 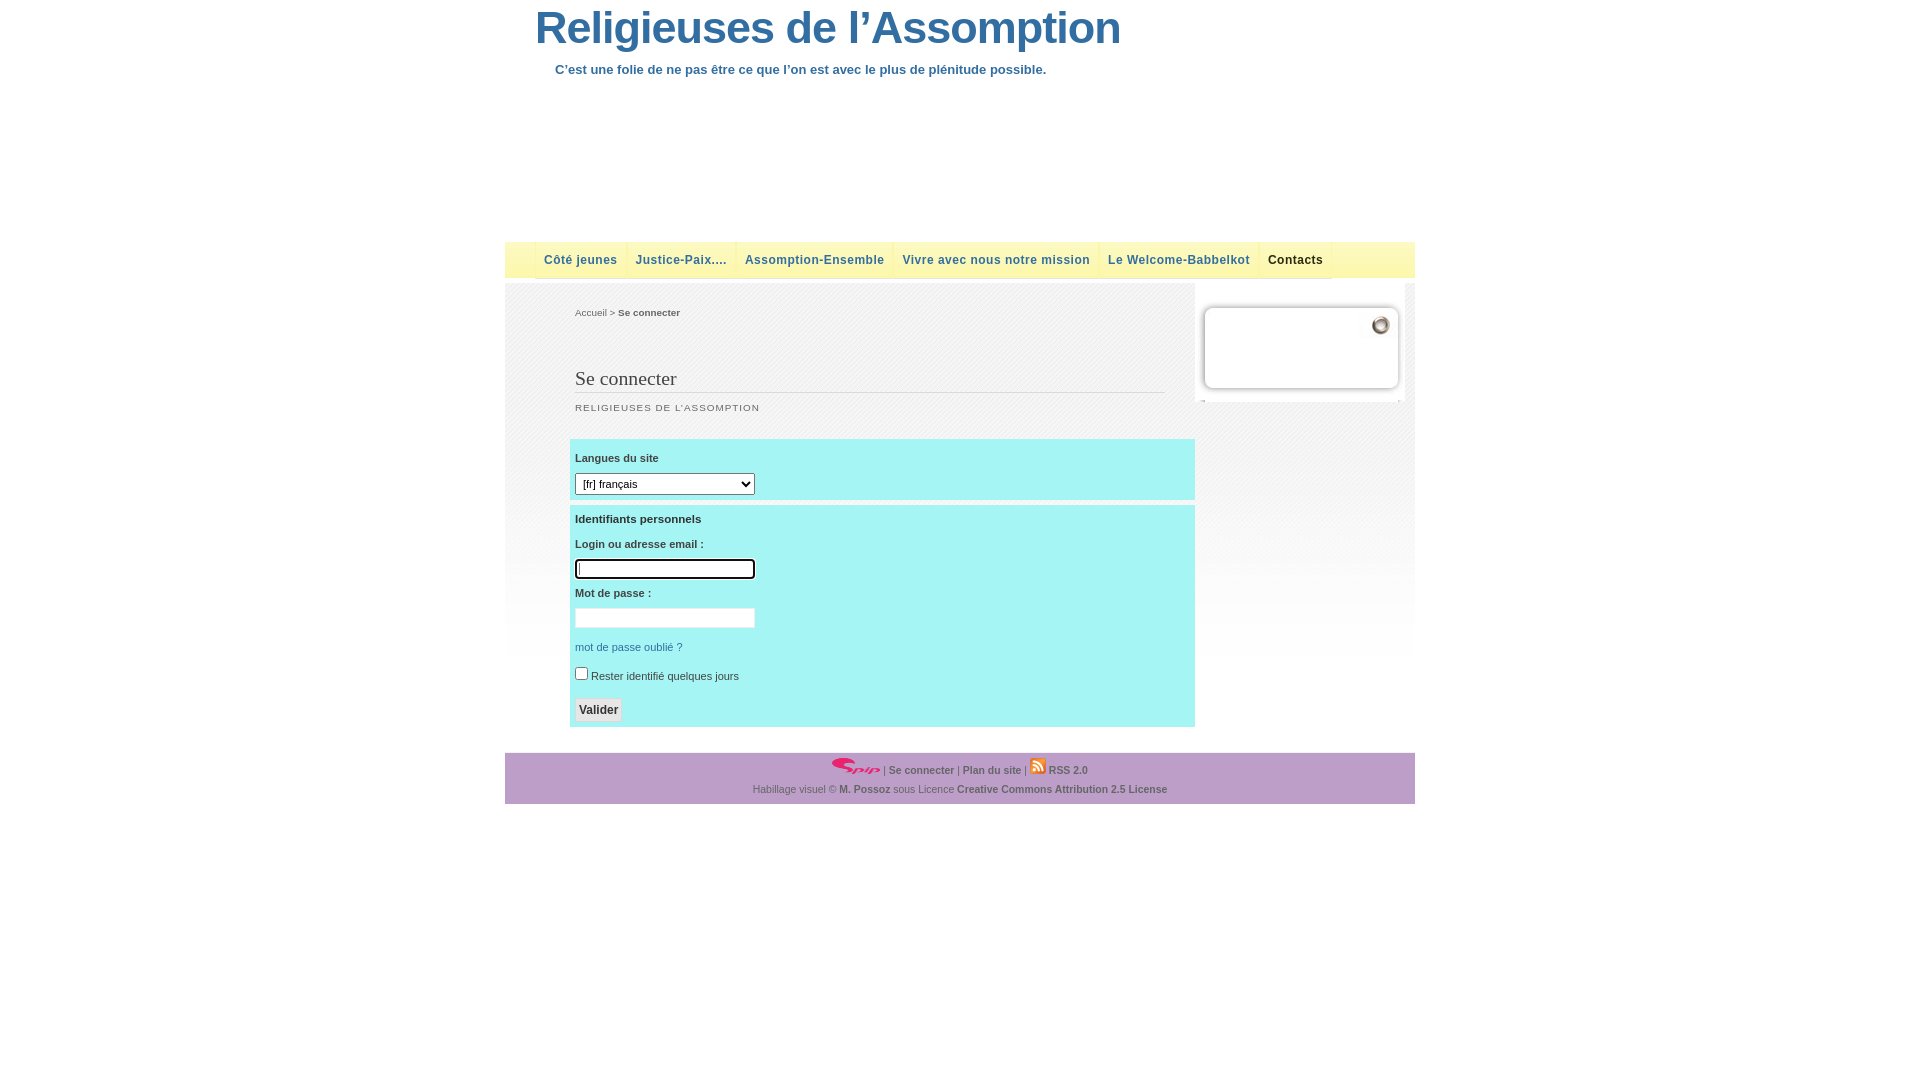 What do you see at coordinates (681, 258) in the screenshot?
I see `'Justice-Paix....'` at bounding box center [681, 258].